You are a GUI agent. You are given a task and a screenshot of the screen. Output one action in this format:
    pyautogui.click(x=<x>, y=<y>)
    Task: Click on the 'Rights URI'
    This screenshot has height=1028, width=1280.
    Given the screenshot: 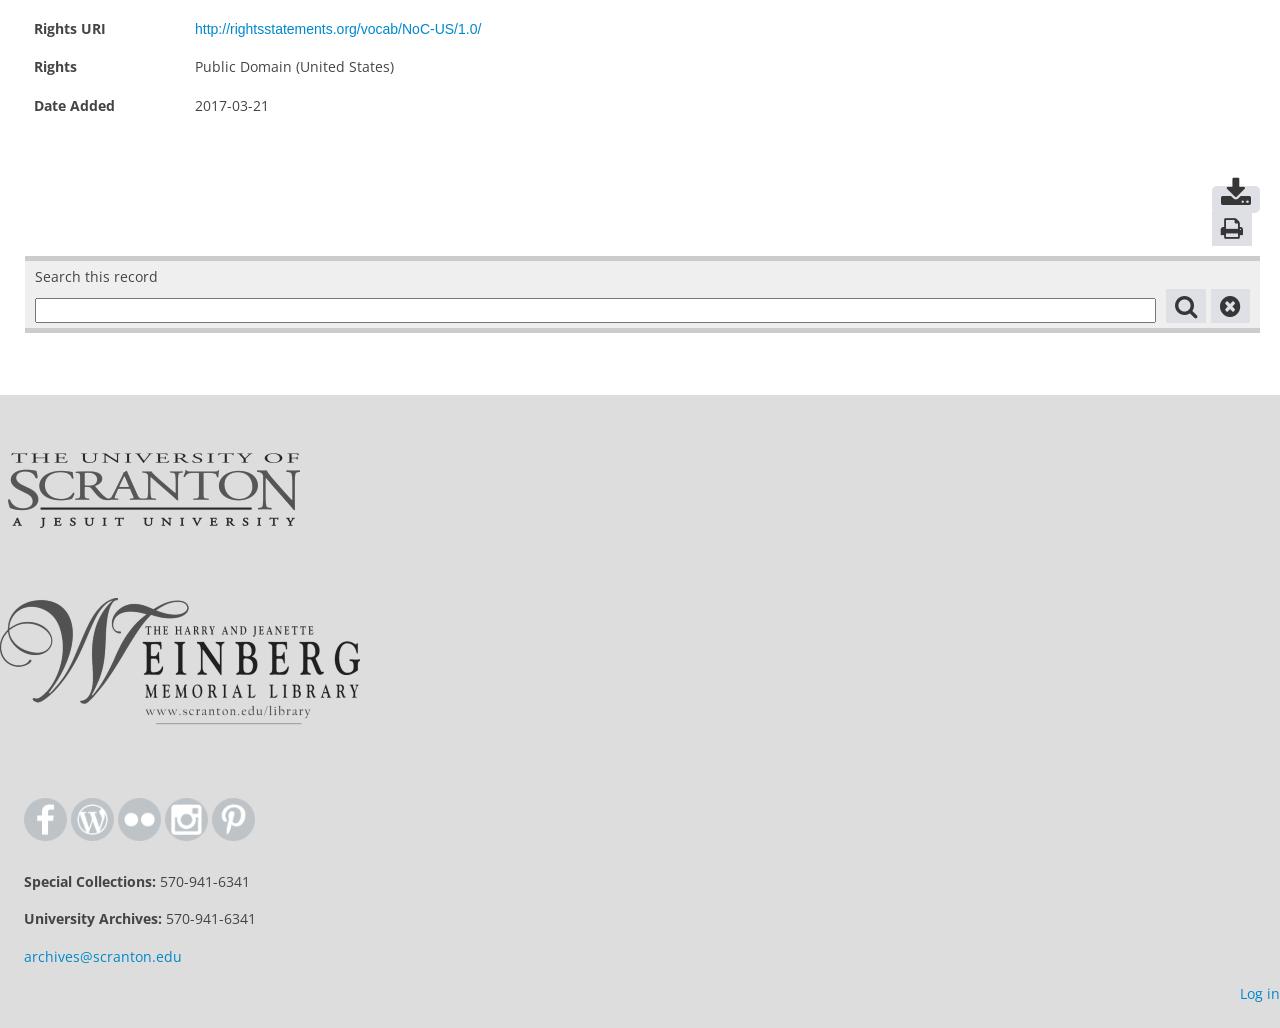 What is the action you would take?
    pyautogui.click(x=34, y=27)
    